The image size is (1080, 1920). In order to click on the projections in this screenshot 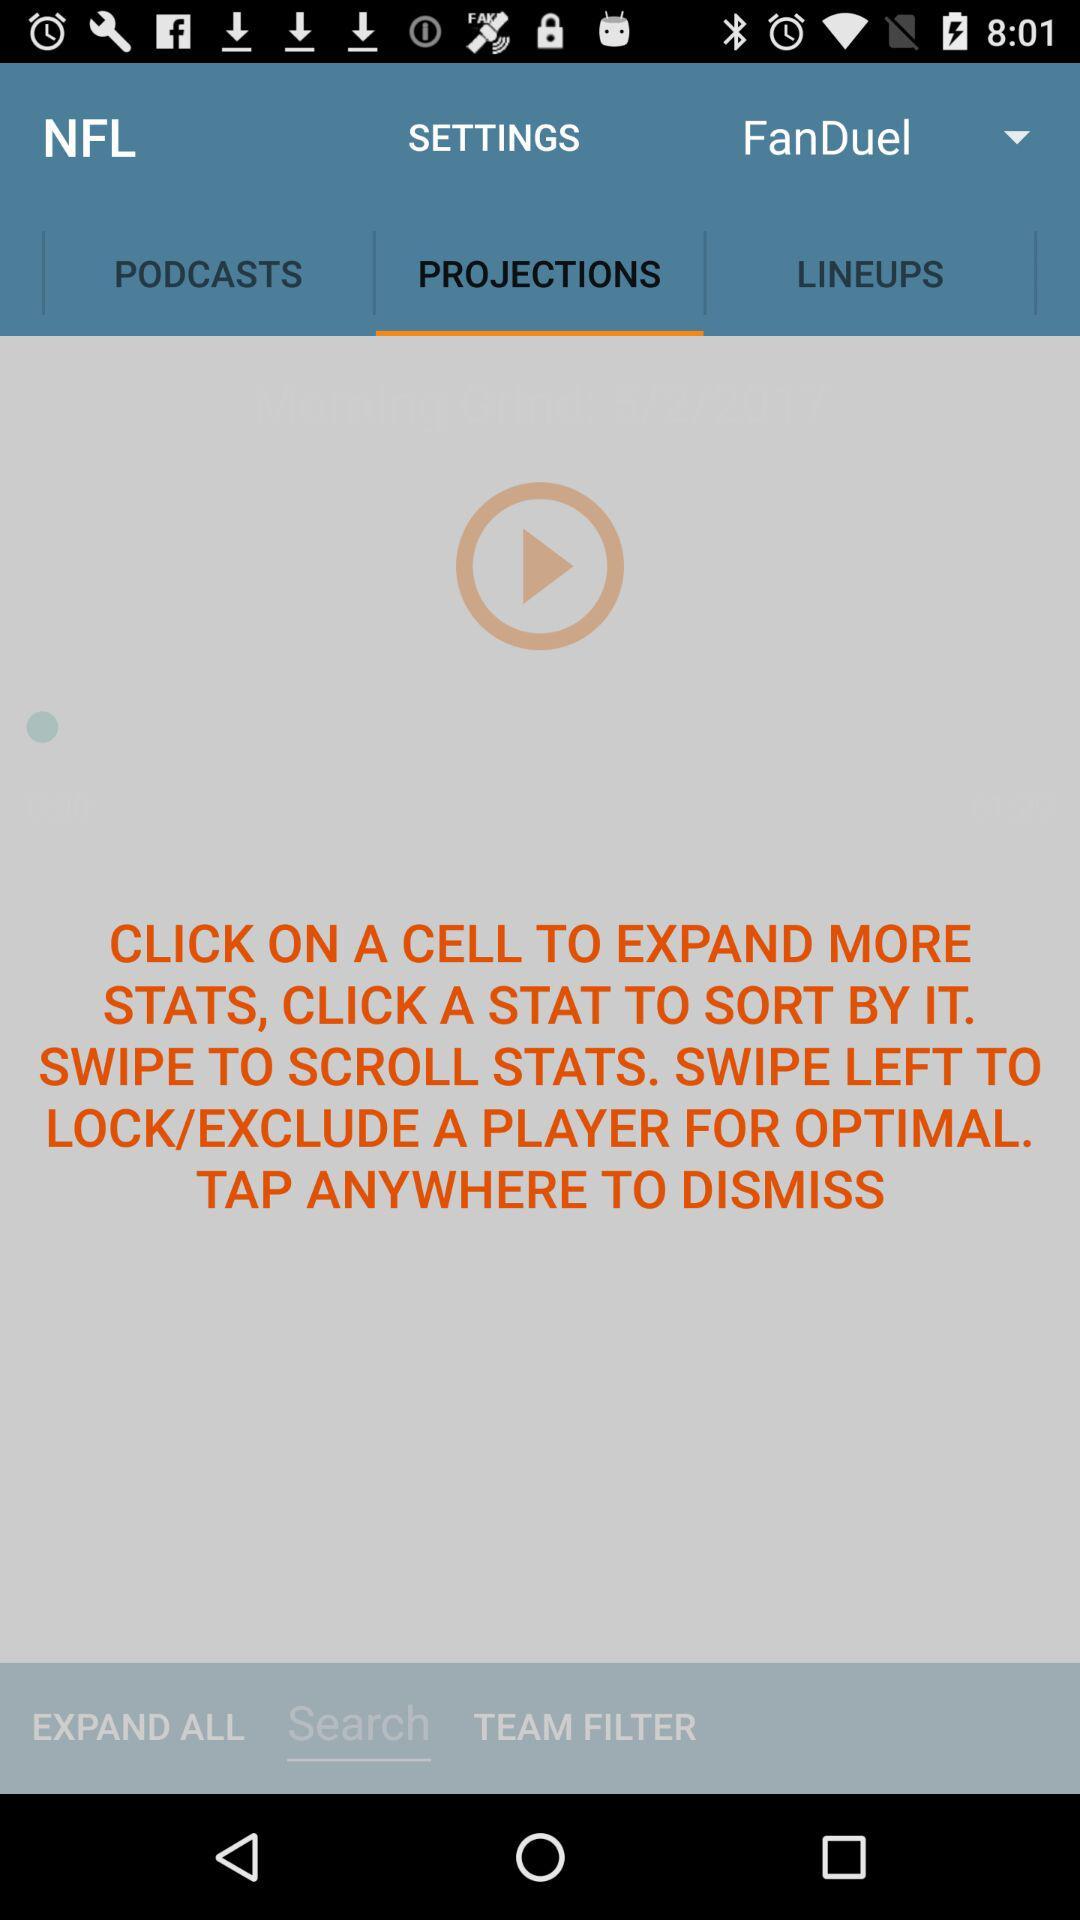, I will do `click(540, 272)`.